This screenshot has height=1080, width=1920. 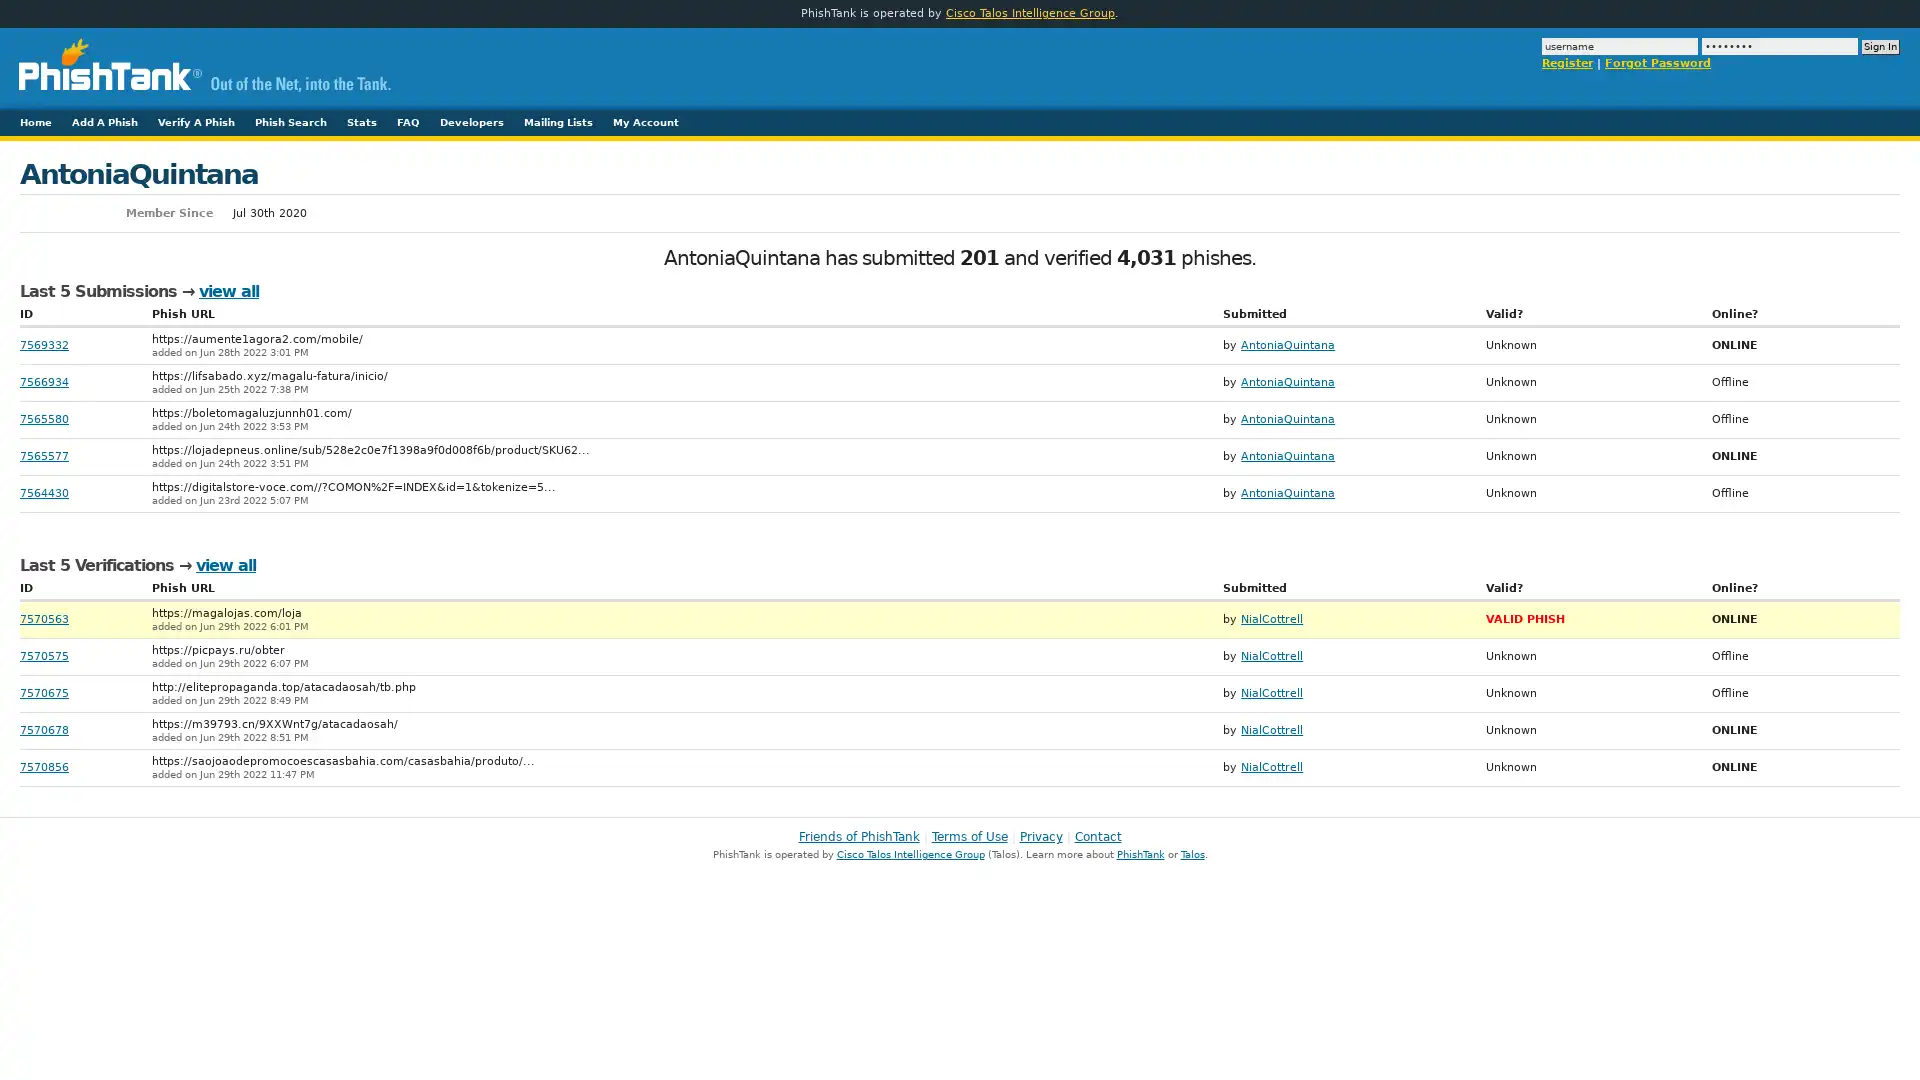 I want to click on Sign In, so click(x=1880, y=46).